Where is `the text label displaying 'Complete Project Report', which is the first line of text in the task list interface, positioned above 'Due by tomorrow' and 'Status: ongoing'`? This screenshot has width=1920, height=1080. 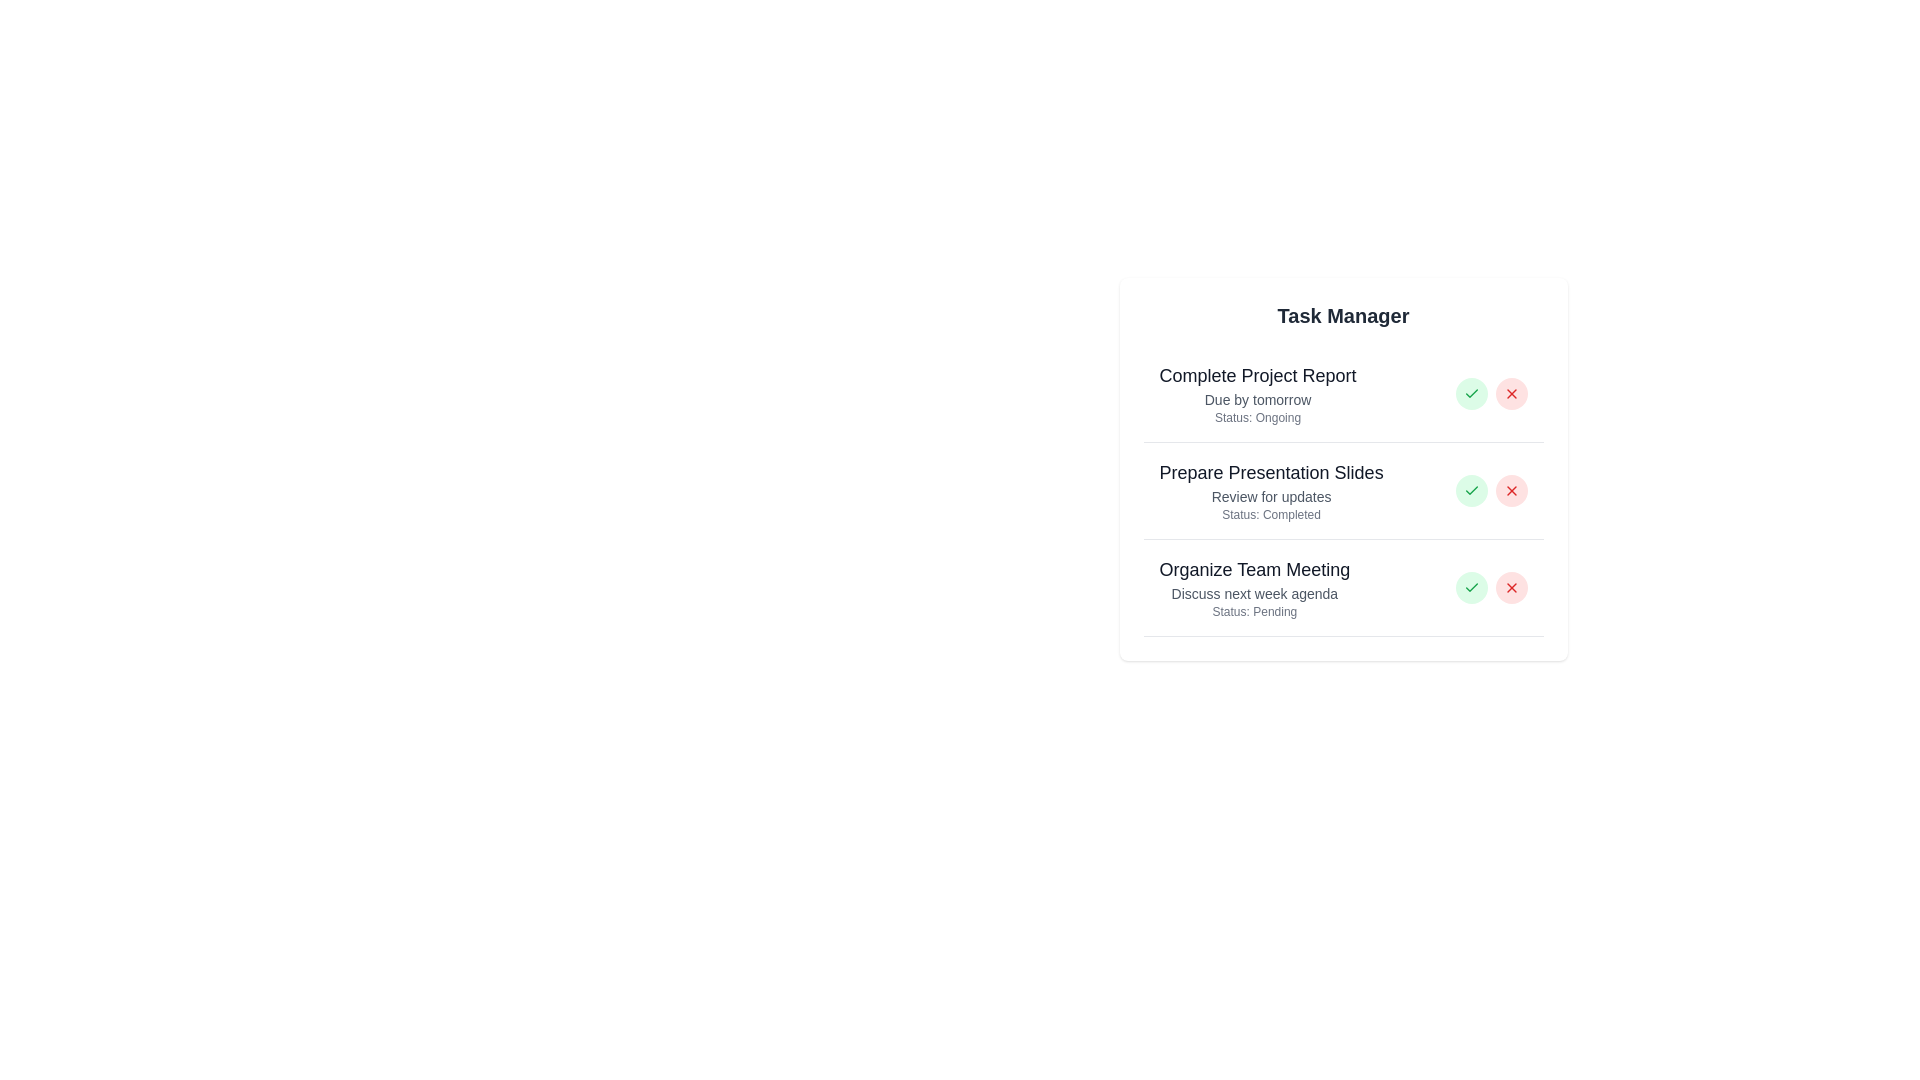 the text label displaying 'Complete Project Report', which is the first line of text in the task list interface, positioned above 'Due by tomorrow' and 'Status: ongoing' is located at coordinates (1256, 375).